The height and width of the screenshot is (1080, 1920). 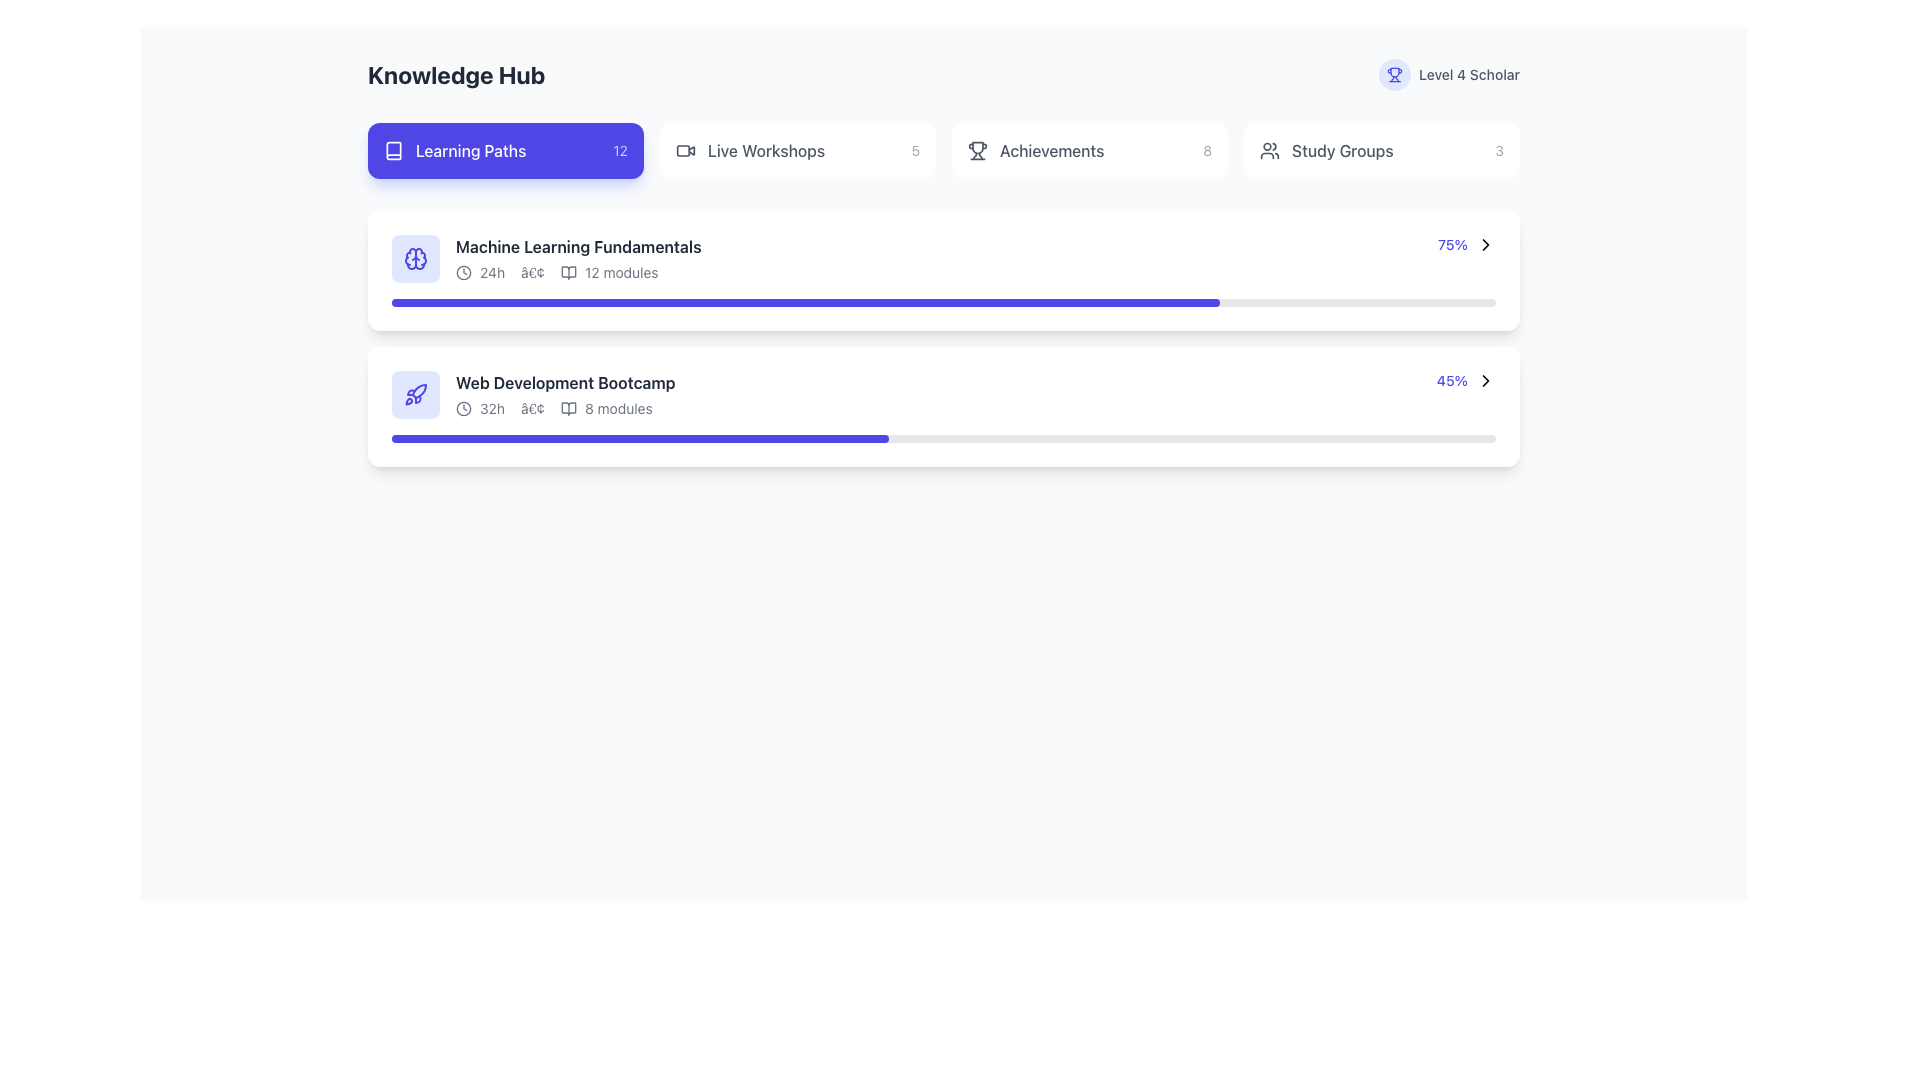 I want to click on the 'Study Groups' text label located on the far right side of the navigation area, so click(x=1342, y=149).